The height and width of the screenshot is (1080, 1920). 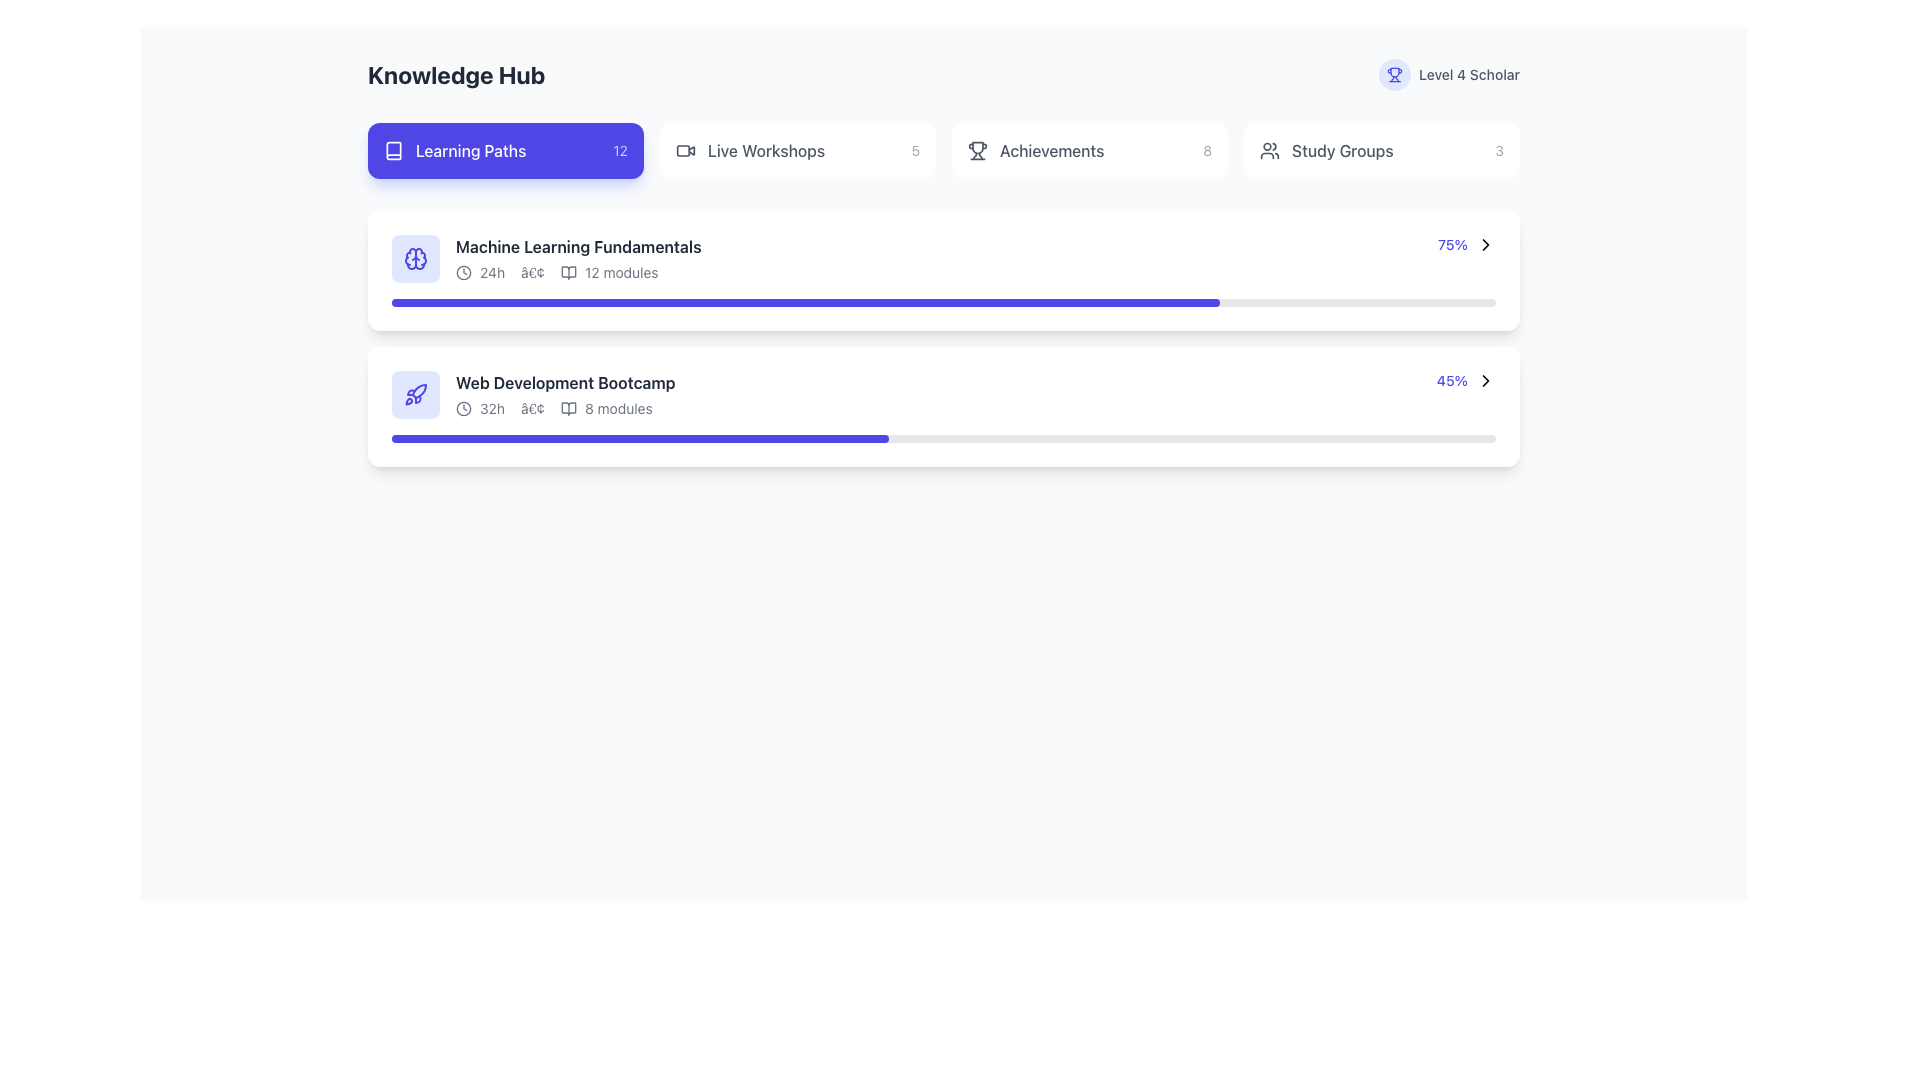 I want to click on the 'Study Groups' text label located on the far right side of the navigation area, so click(x=1342, y=149).